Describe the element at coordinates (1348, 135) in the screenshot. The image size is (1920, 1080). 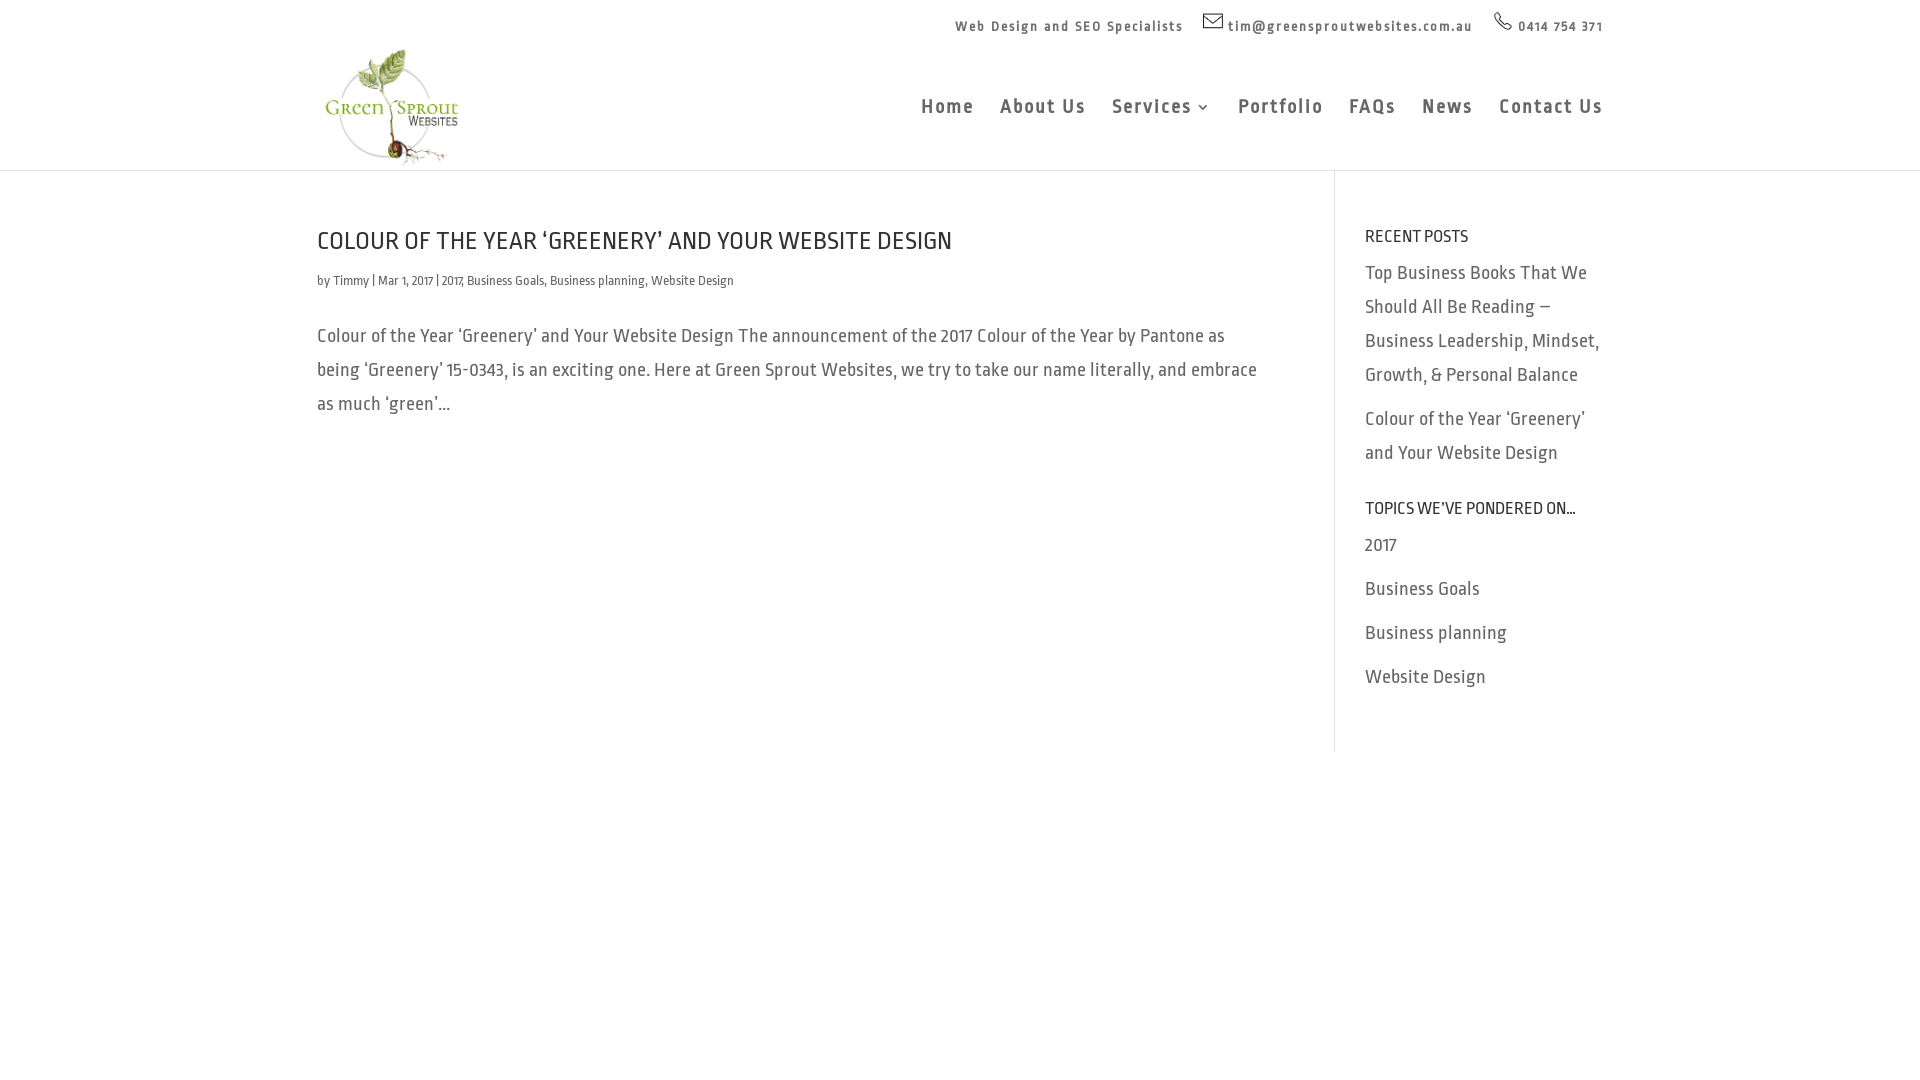
I see `'FAQs'` at that location.